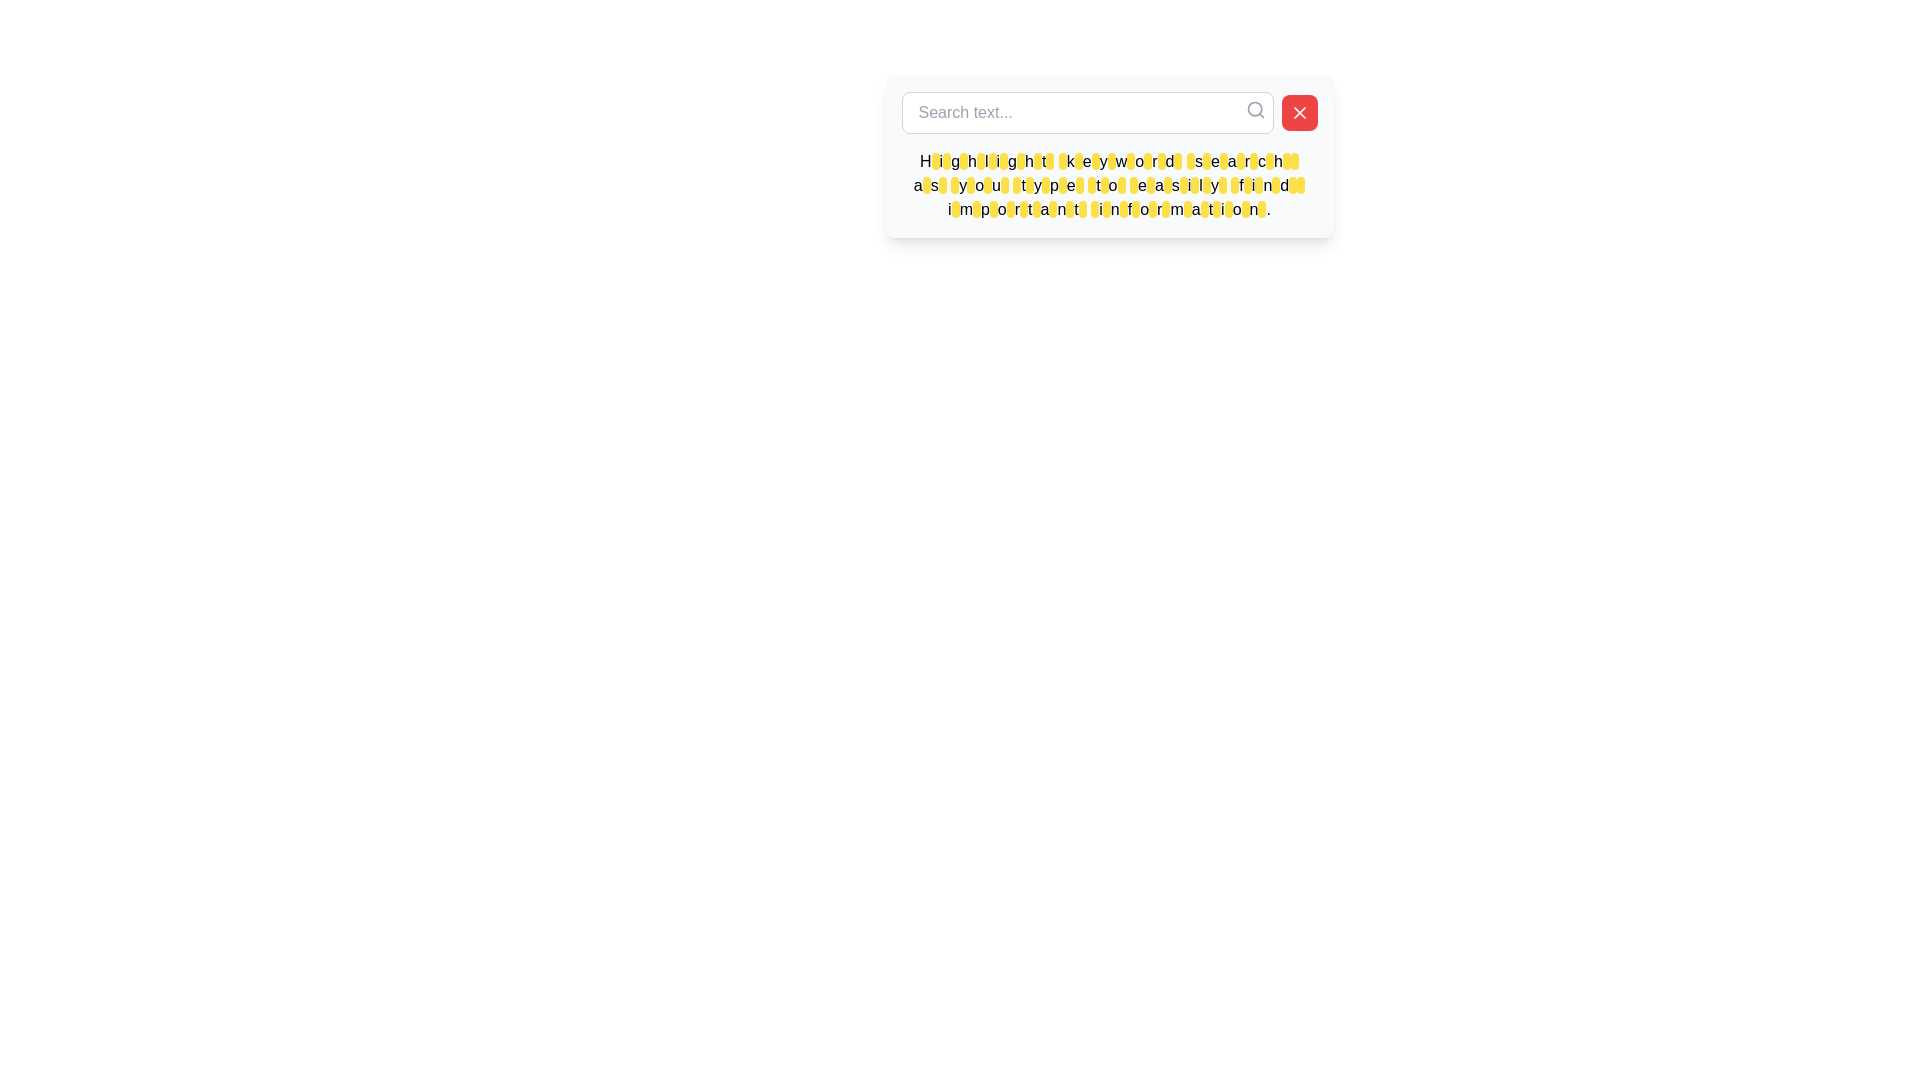  I want to click on the 18th highlighted keyword in the searchable informational text, which is visually aligned at the end of the first line of the text block, so click(1190, 160).